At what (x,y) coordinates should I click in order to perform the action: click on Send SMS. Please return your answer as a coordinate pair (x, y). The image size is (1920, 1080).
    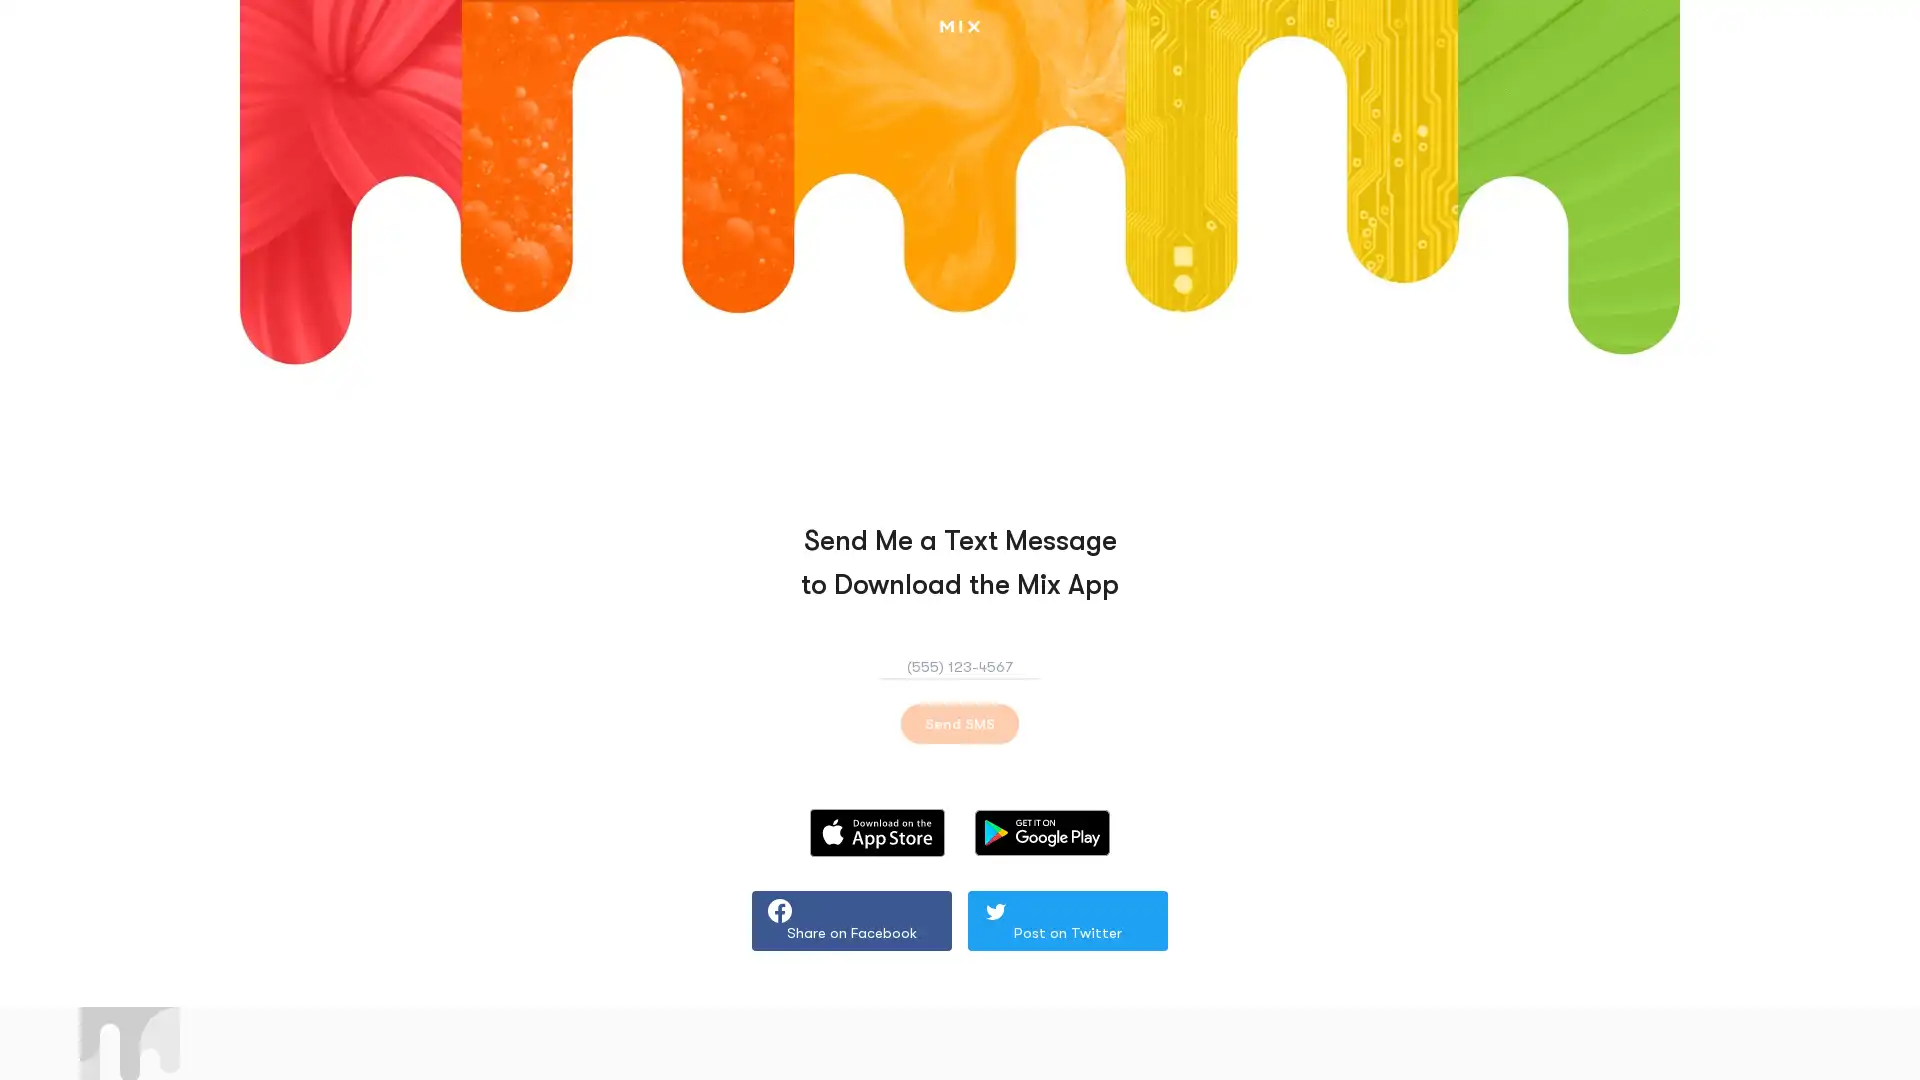
    Looking at the image, I should click on (960, 724).